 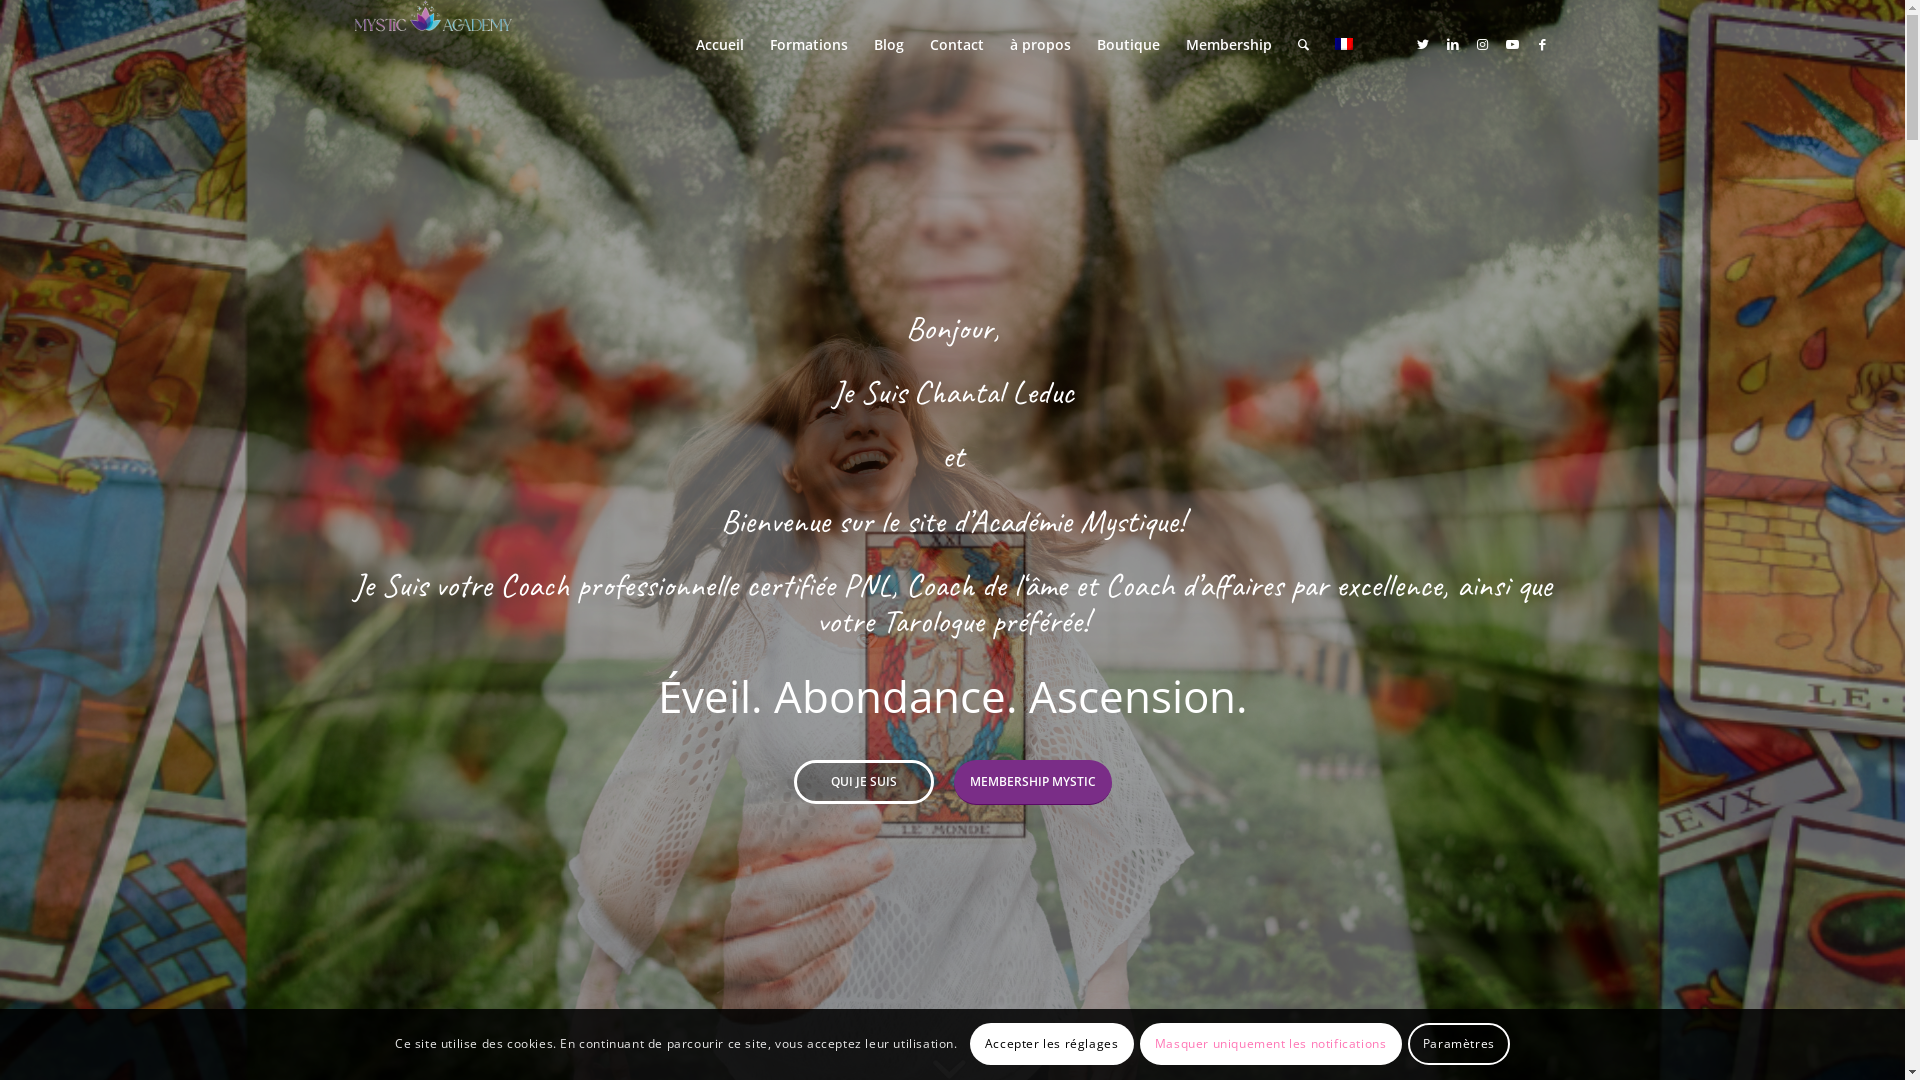 I want to click on 'Accueil', so click(x=719, y=45).